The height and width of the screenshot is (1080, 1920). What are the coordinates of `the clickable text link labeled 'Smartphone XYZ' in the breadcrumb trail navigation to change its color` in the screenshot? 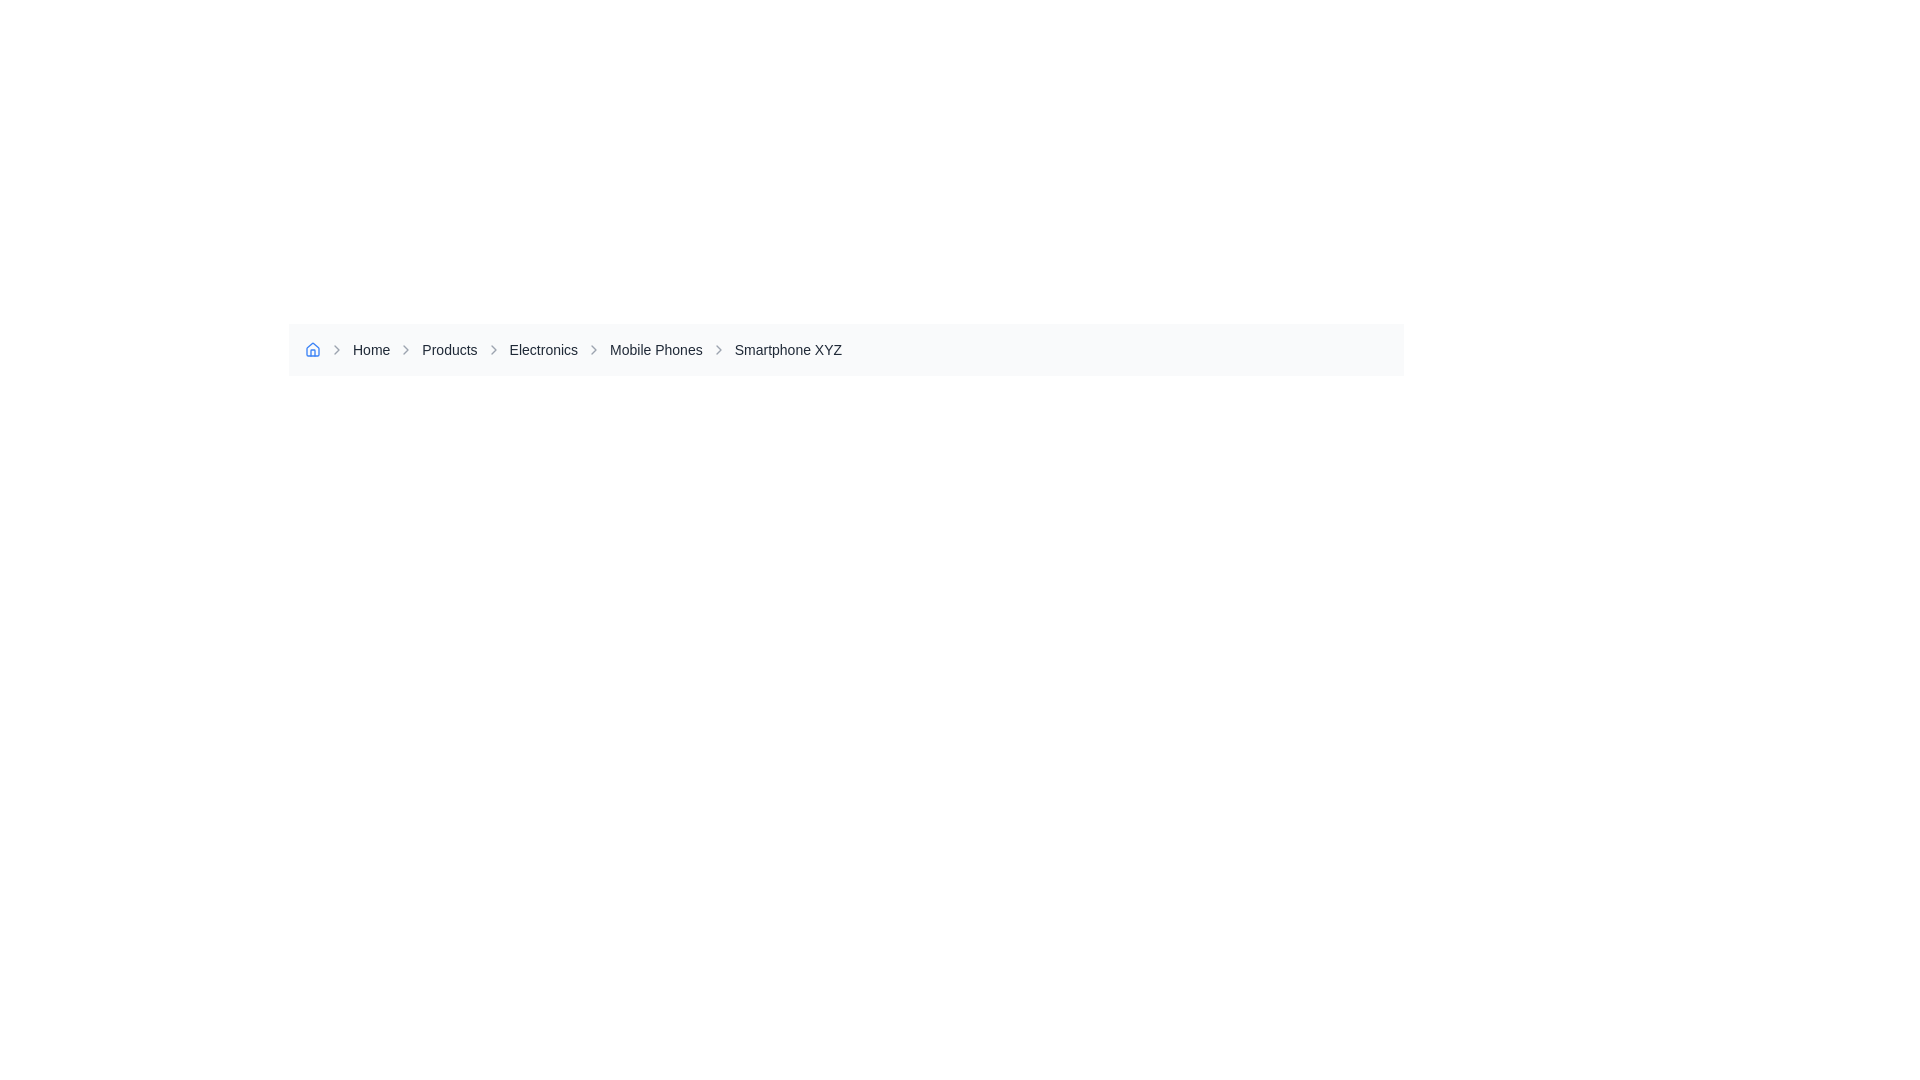 It's located at (787, 349).